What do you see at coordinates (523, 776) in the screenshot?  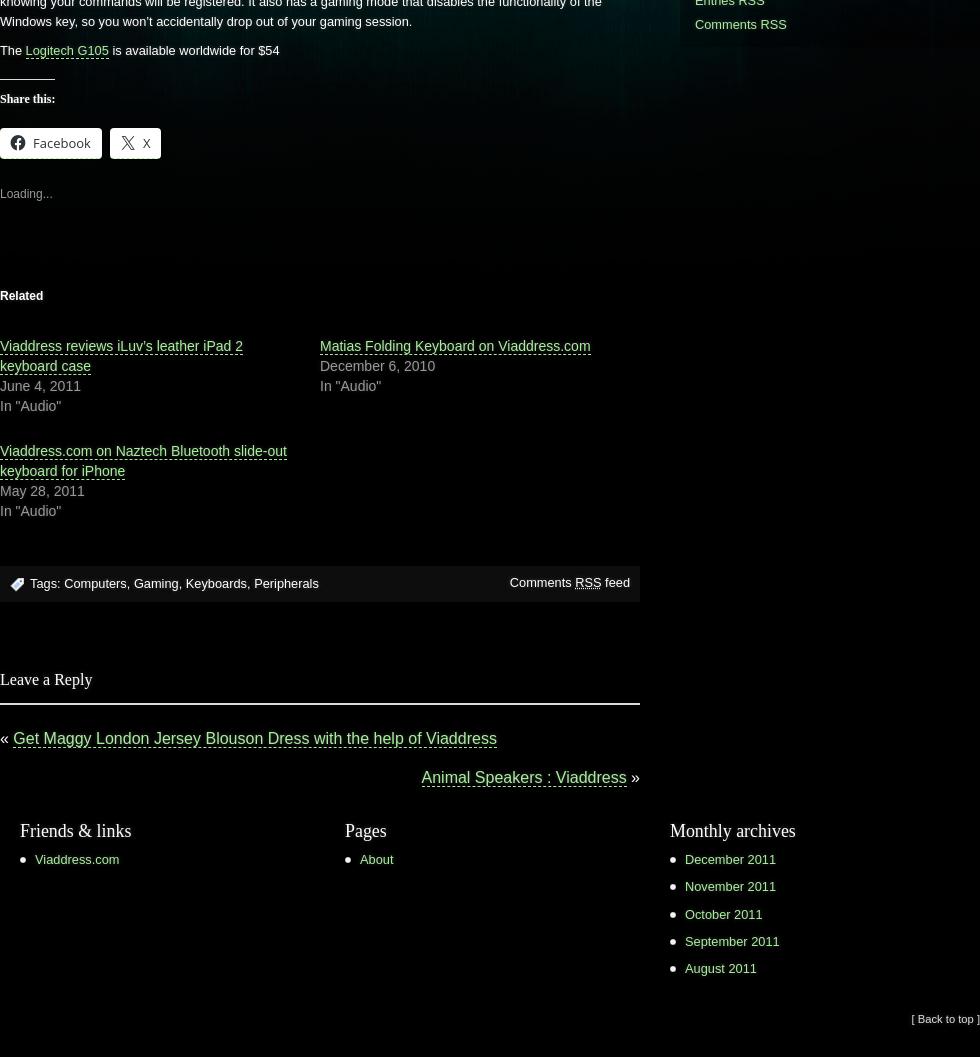 I see `'Animal Speakers : Viaddress'` at bounding box center [523, 776].